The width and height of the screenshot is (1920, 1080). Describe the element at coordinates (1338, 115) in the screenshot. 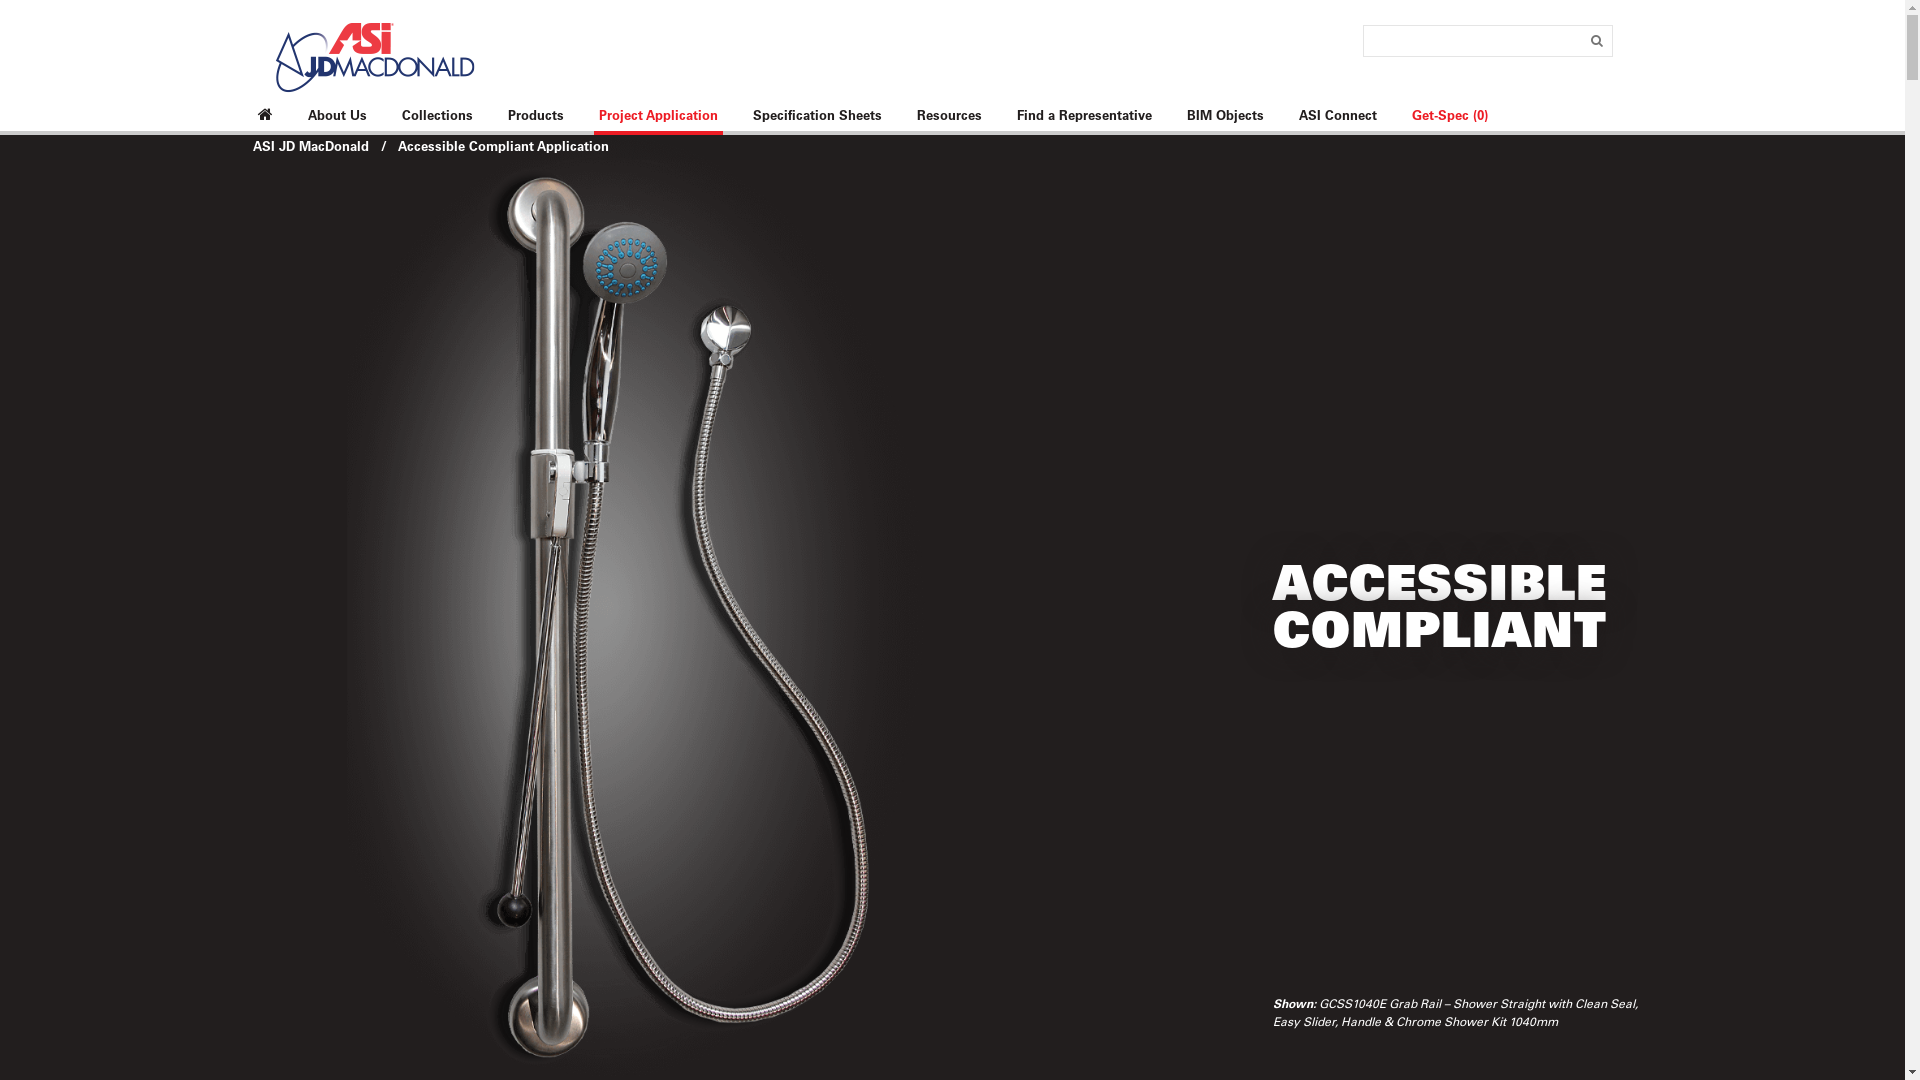

I see `'ASI Connect'` at that location.